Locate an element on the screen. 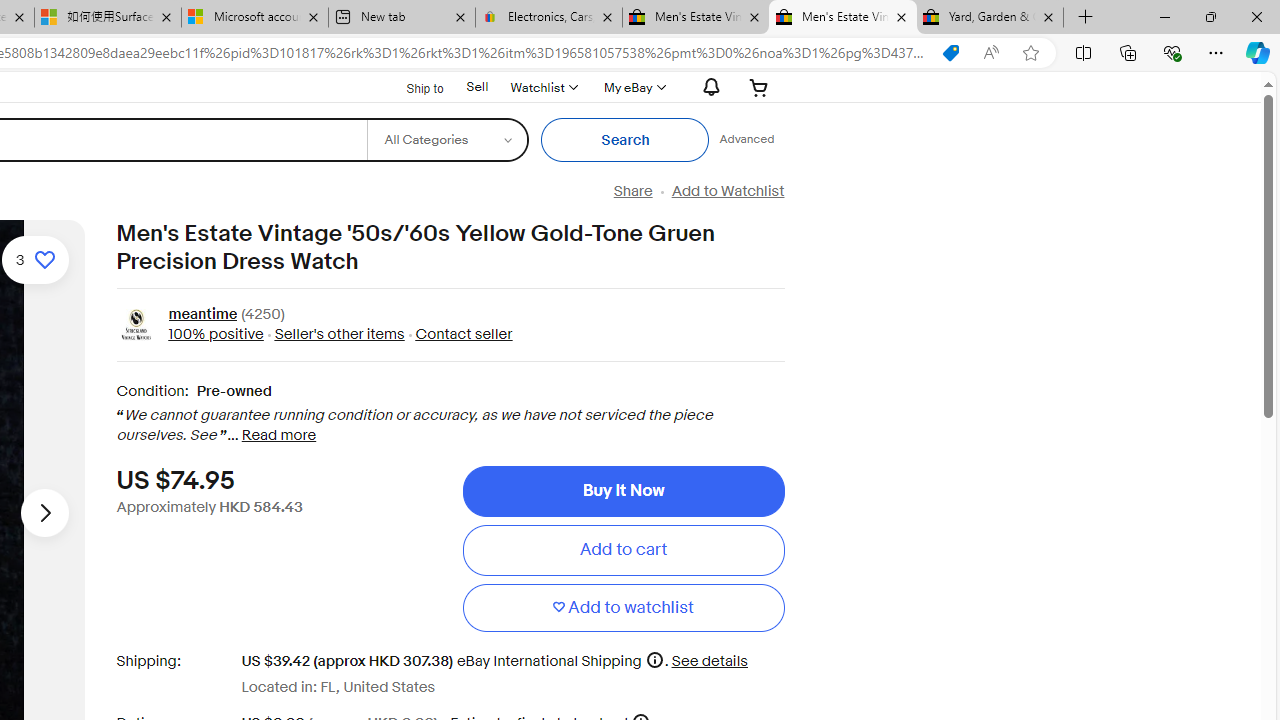 The height and width of the screenshot is (720, 1280). 'Sell' is located at coordinates (476, 86).